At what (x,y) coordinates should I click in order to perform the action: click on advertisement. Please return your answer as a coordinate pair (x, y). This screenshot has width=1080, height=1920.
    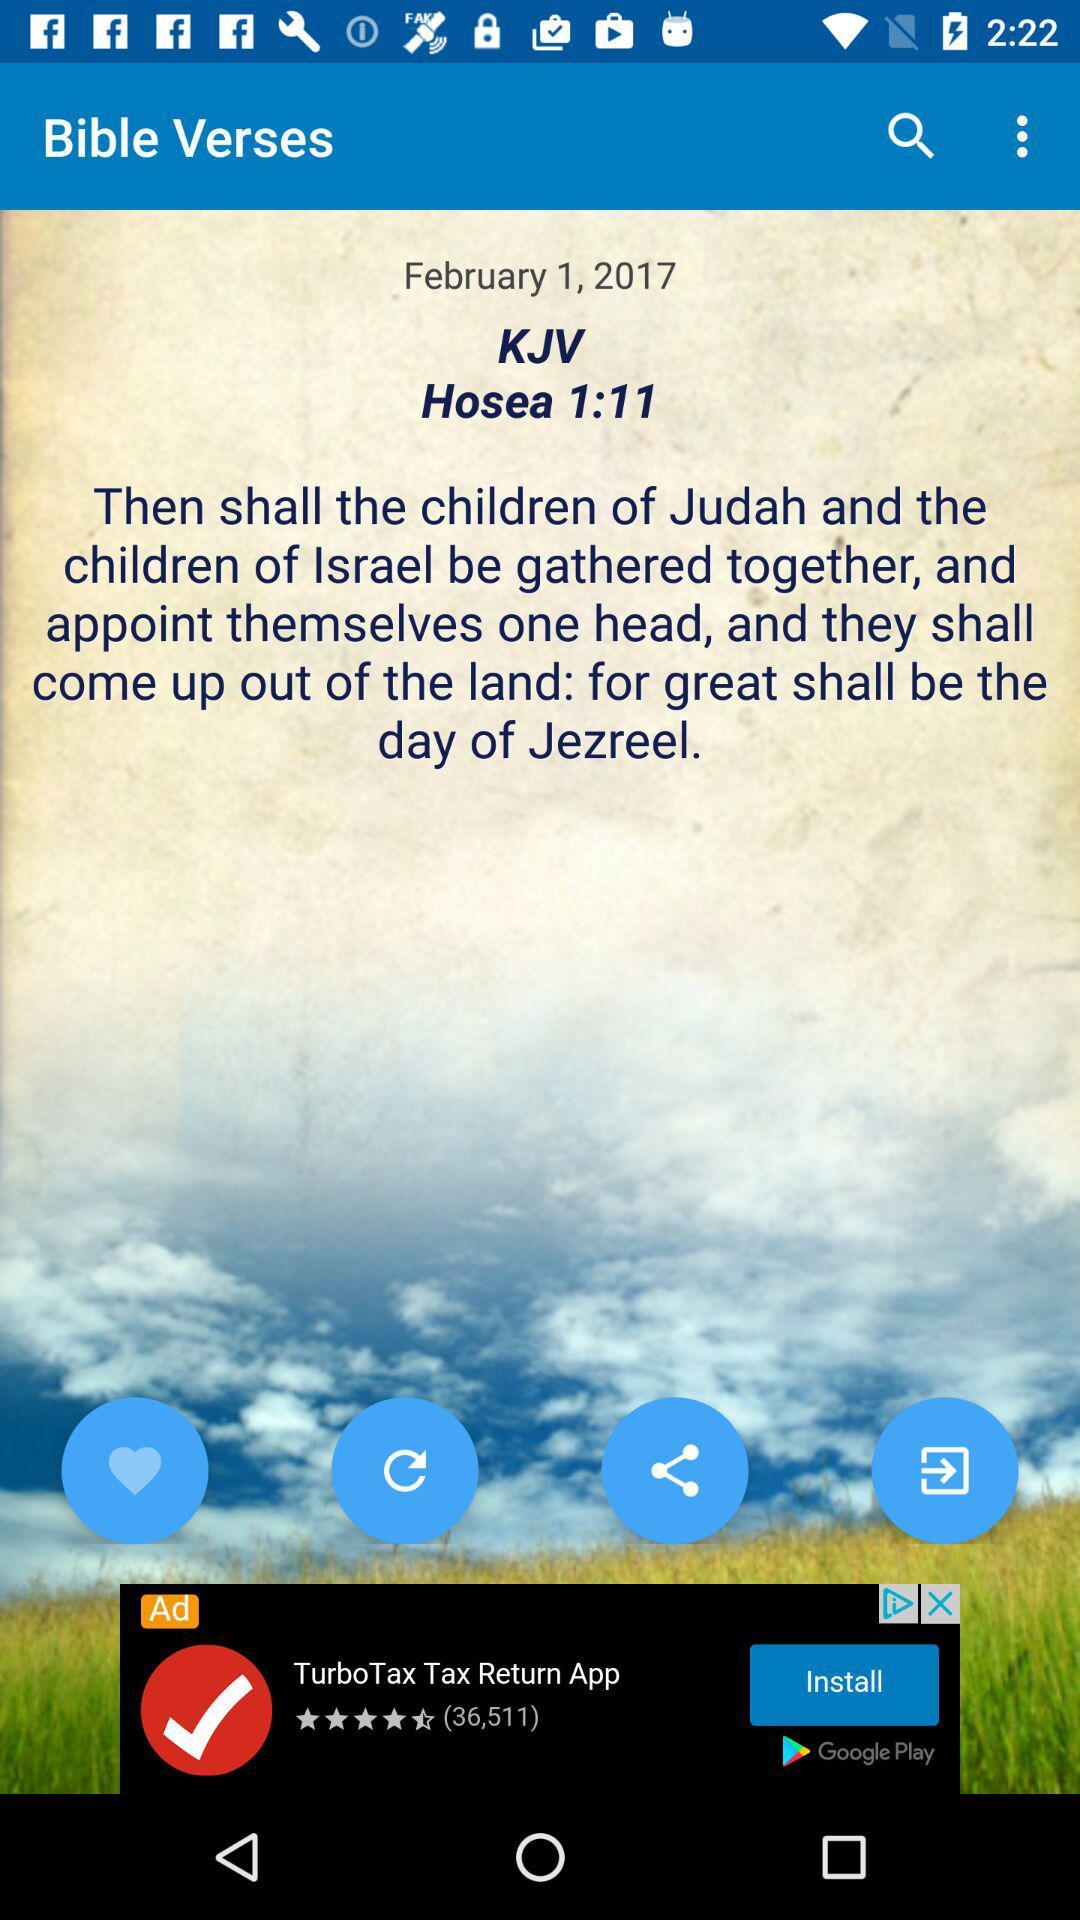
    Looking at the image, I should click on (540, 1688).